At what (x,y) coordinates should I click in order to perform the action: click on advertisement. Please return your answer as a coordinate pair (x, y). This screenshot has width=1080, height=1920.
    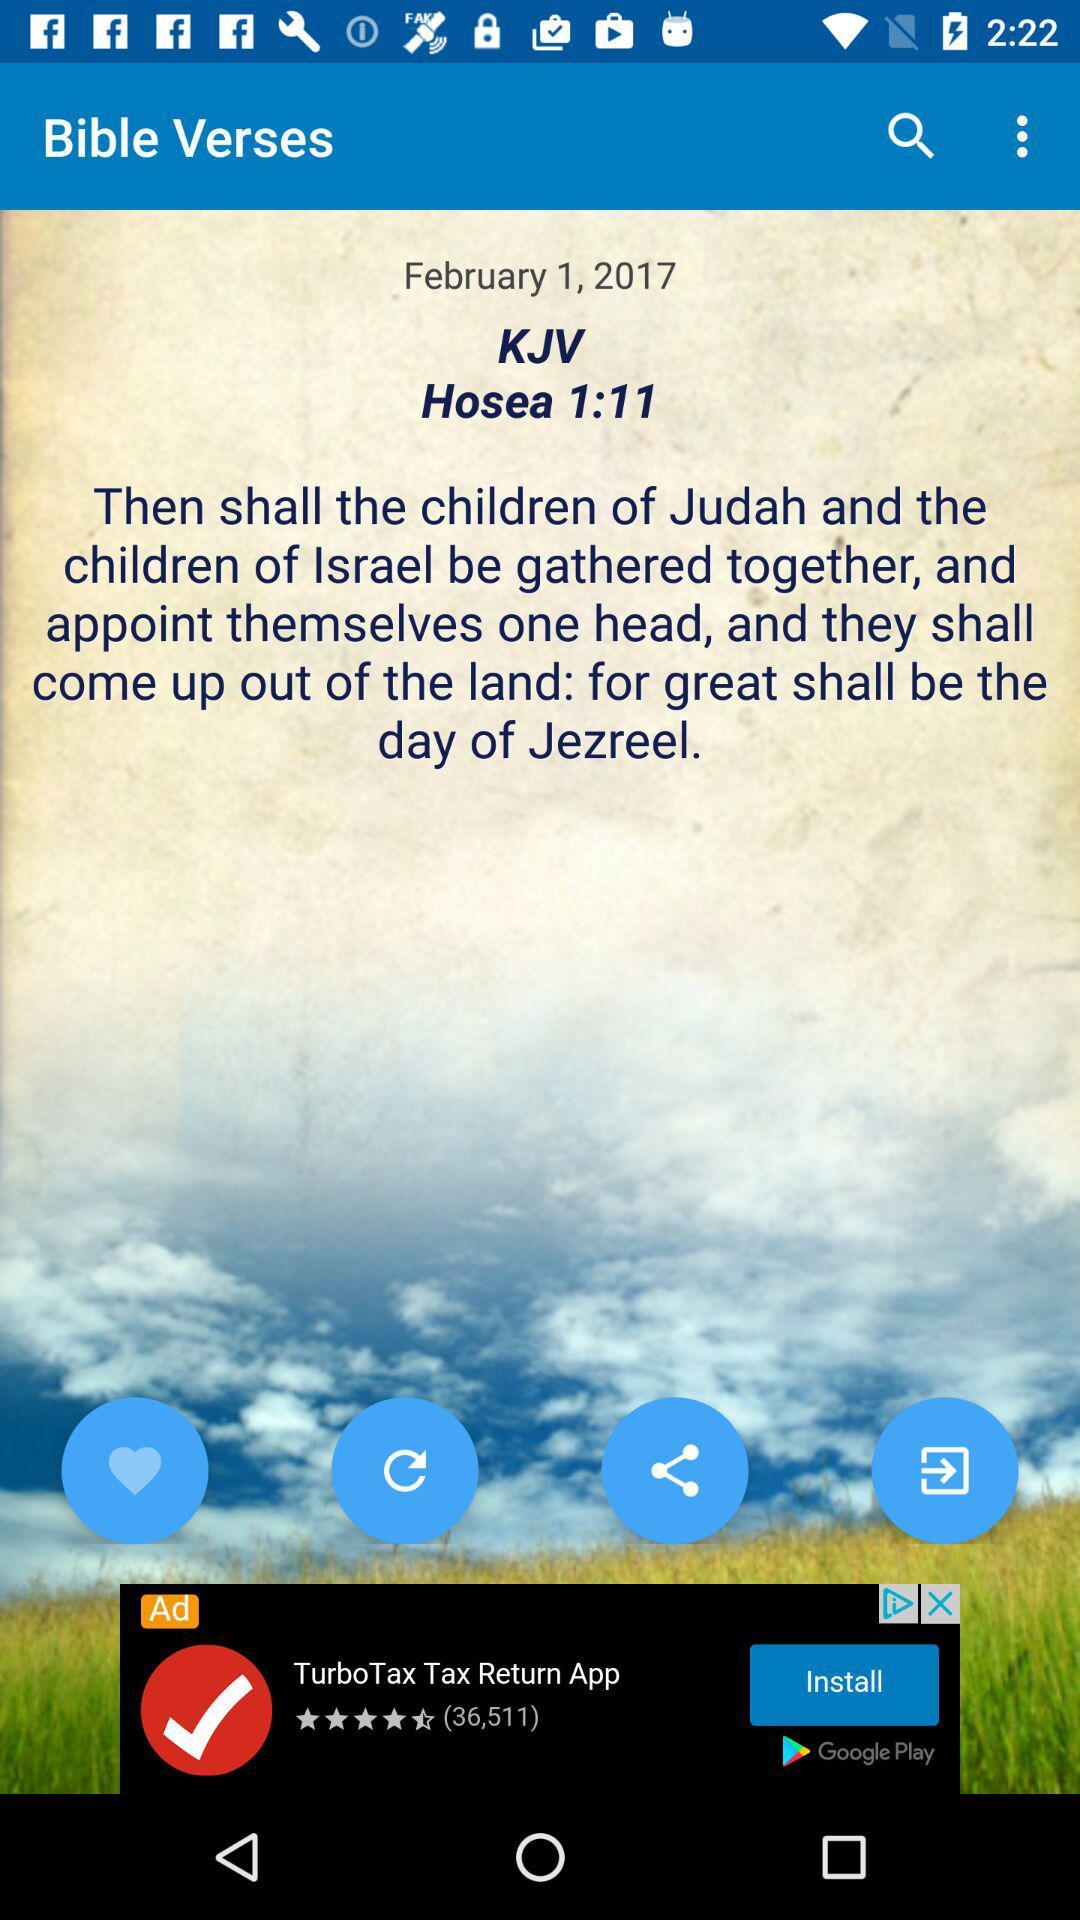
    Looking at the image, I should click on (540, 1688).